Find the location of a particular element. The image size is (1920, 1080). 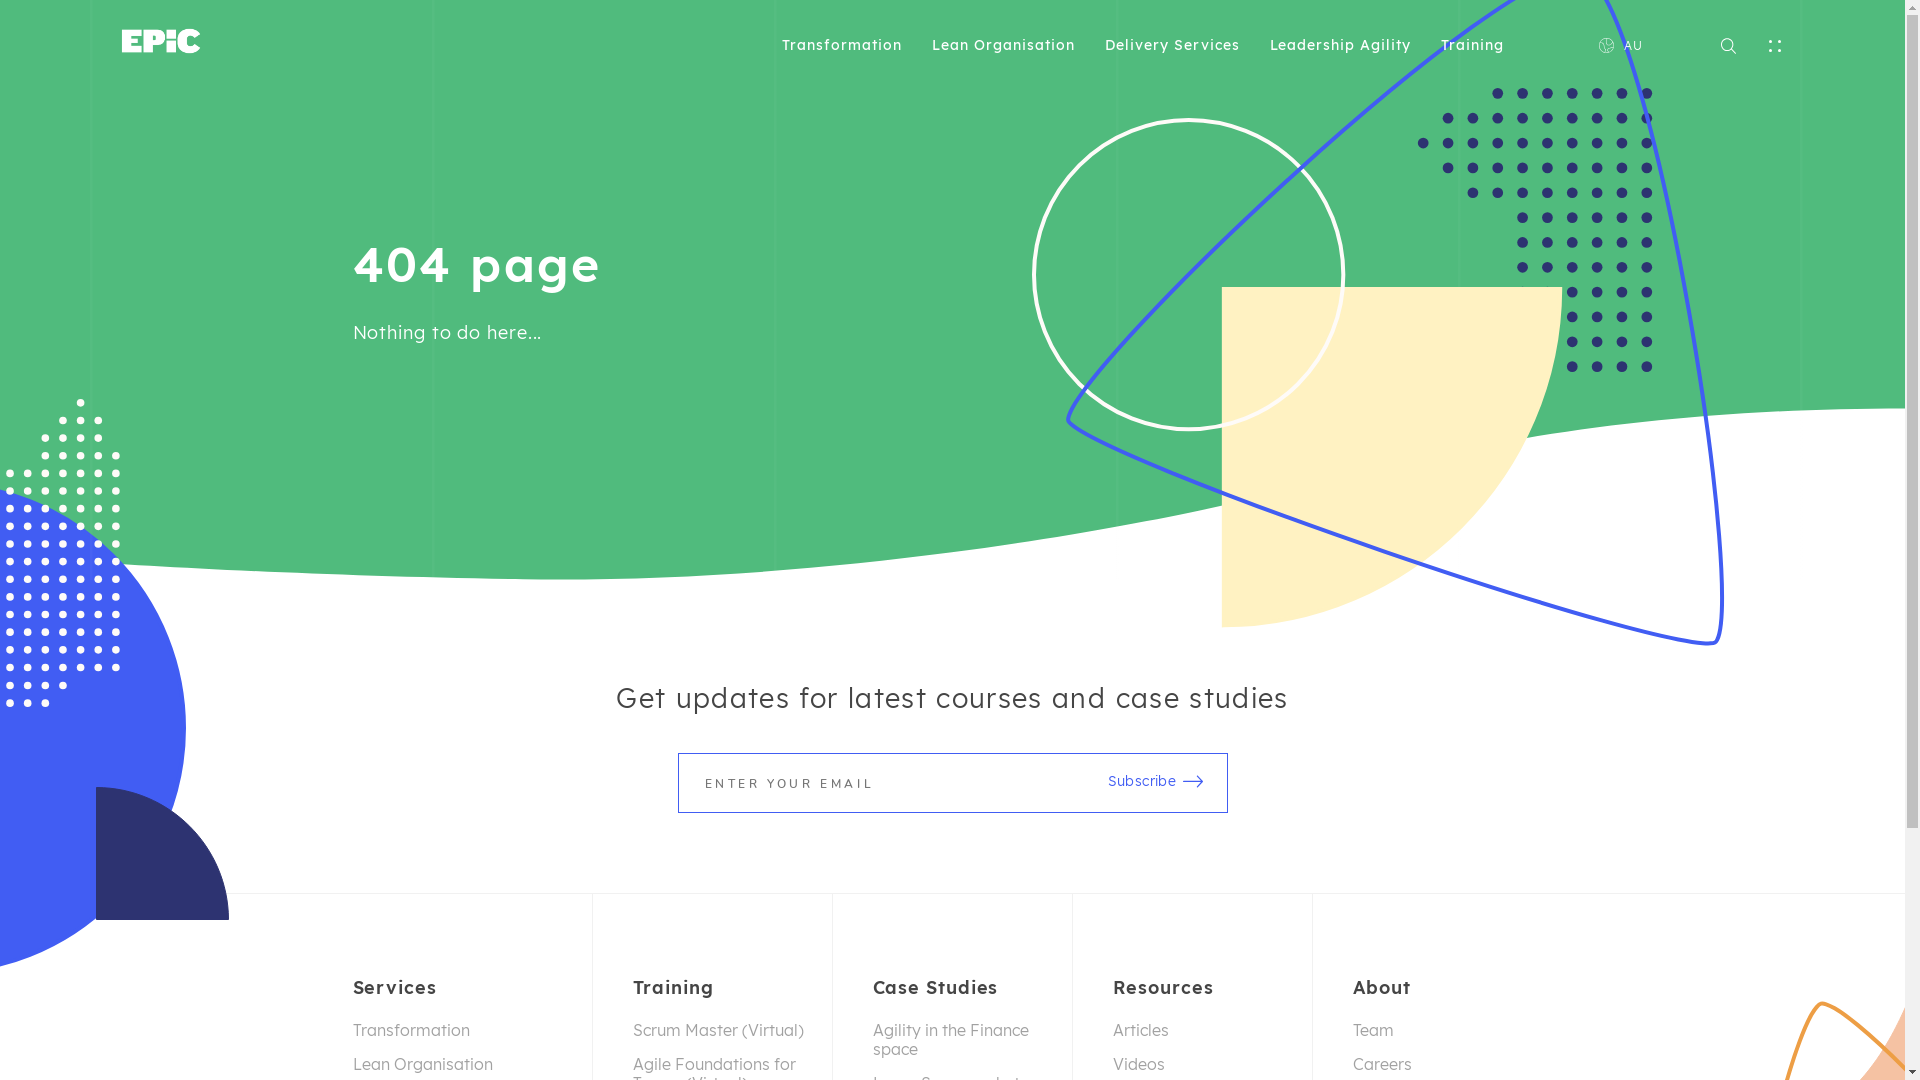

'Resources' is located at coordinates (1207, 986).